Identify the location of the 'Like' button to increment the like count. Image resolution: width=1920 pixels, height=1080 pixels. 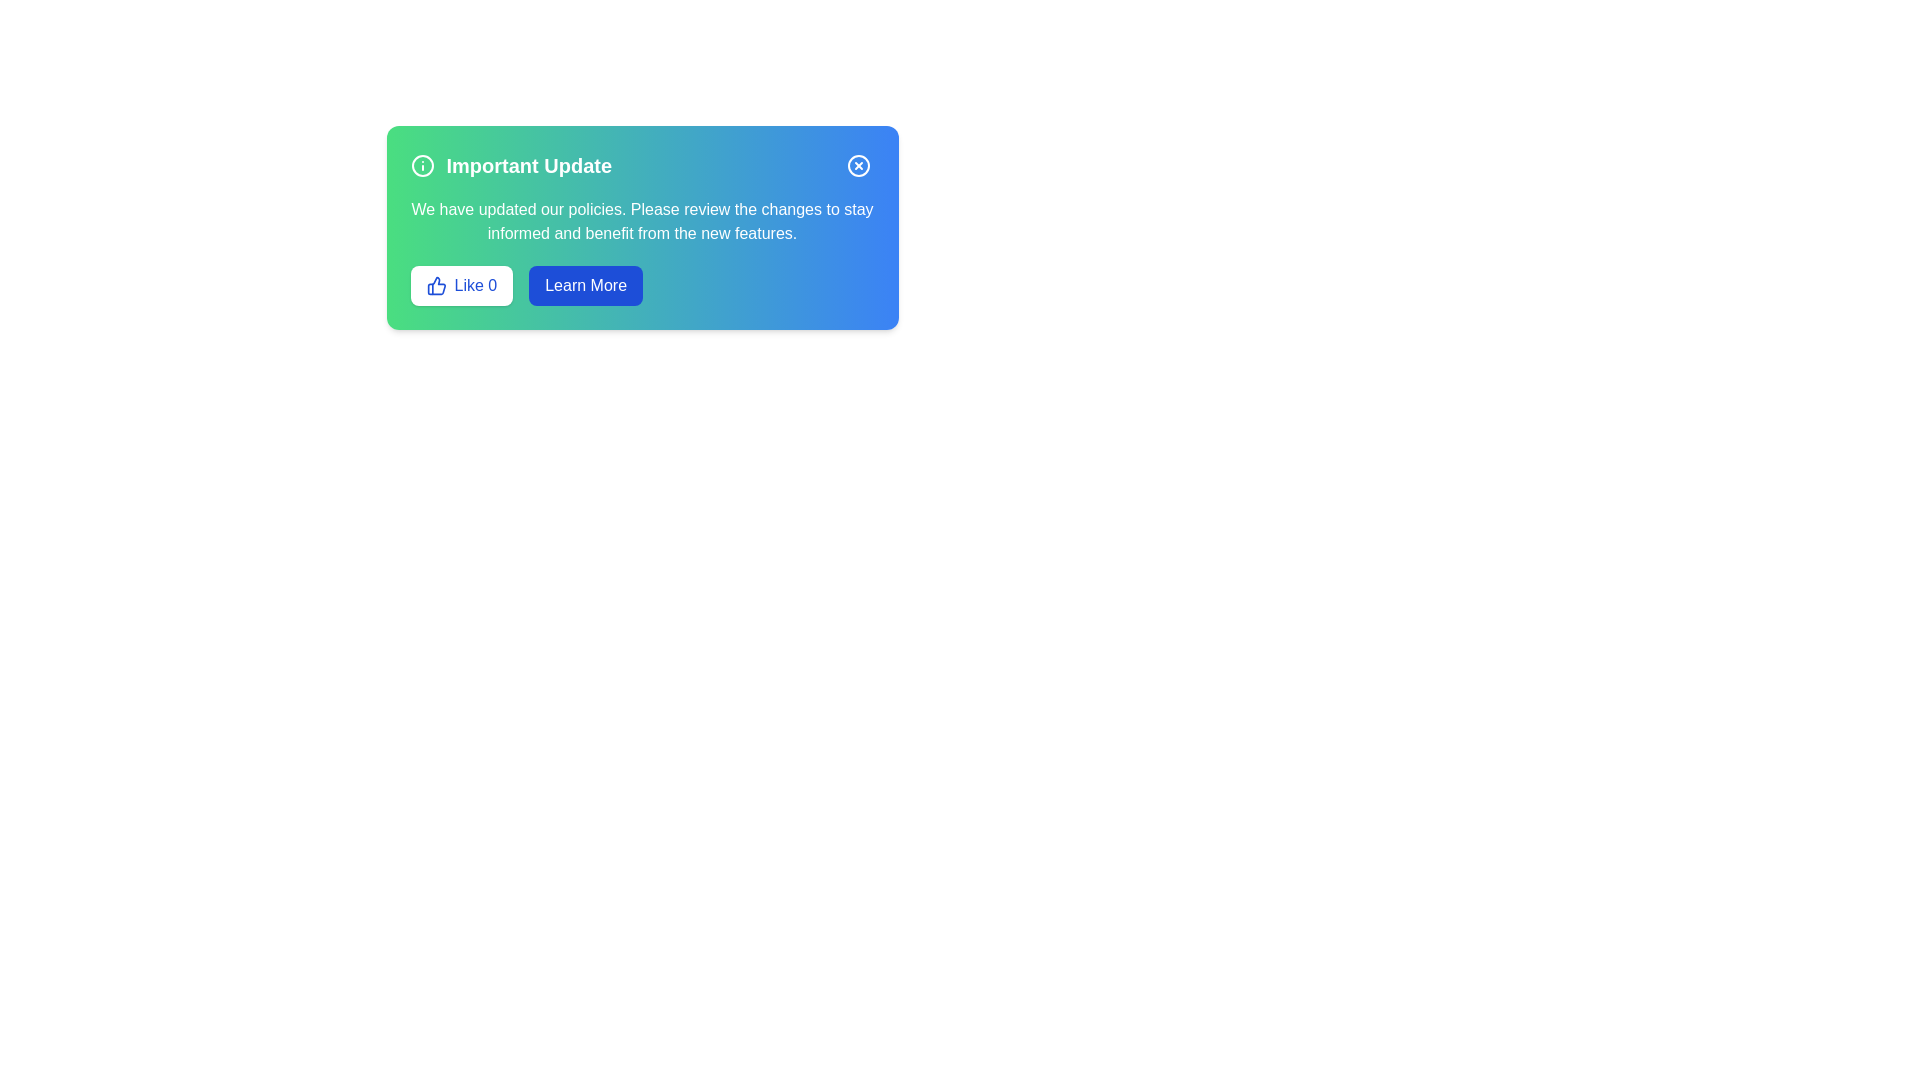
(460, 285).